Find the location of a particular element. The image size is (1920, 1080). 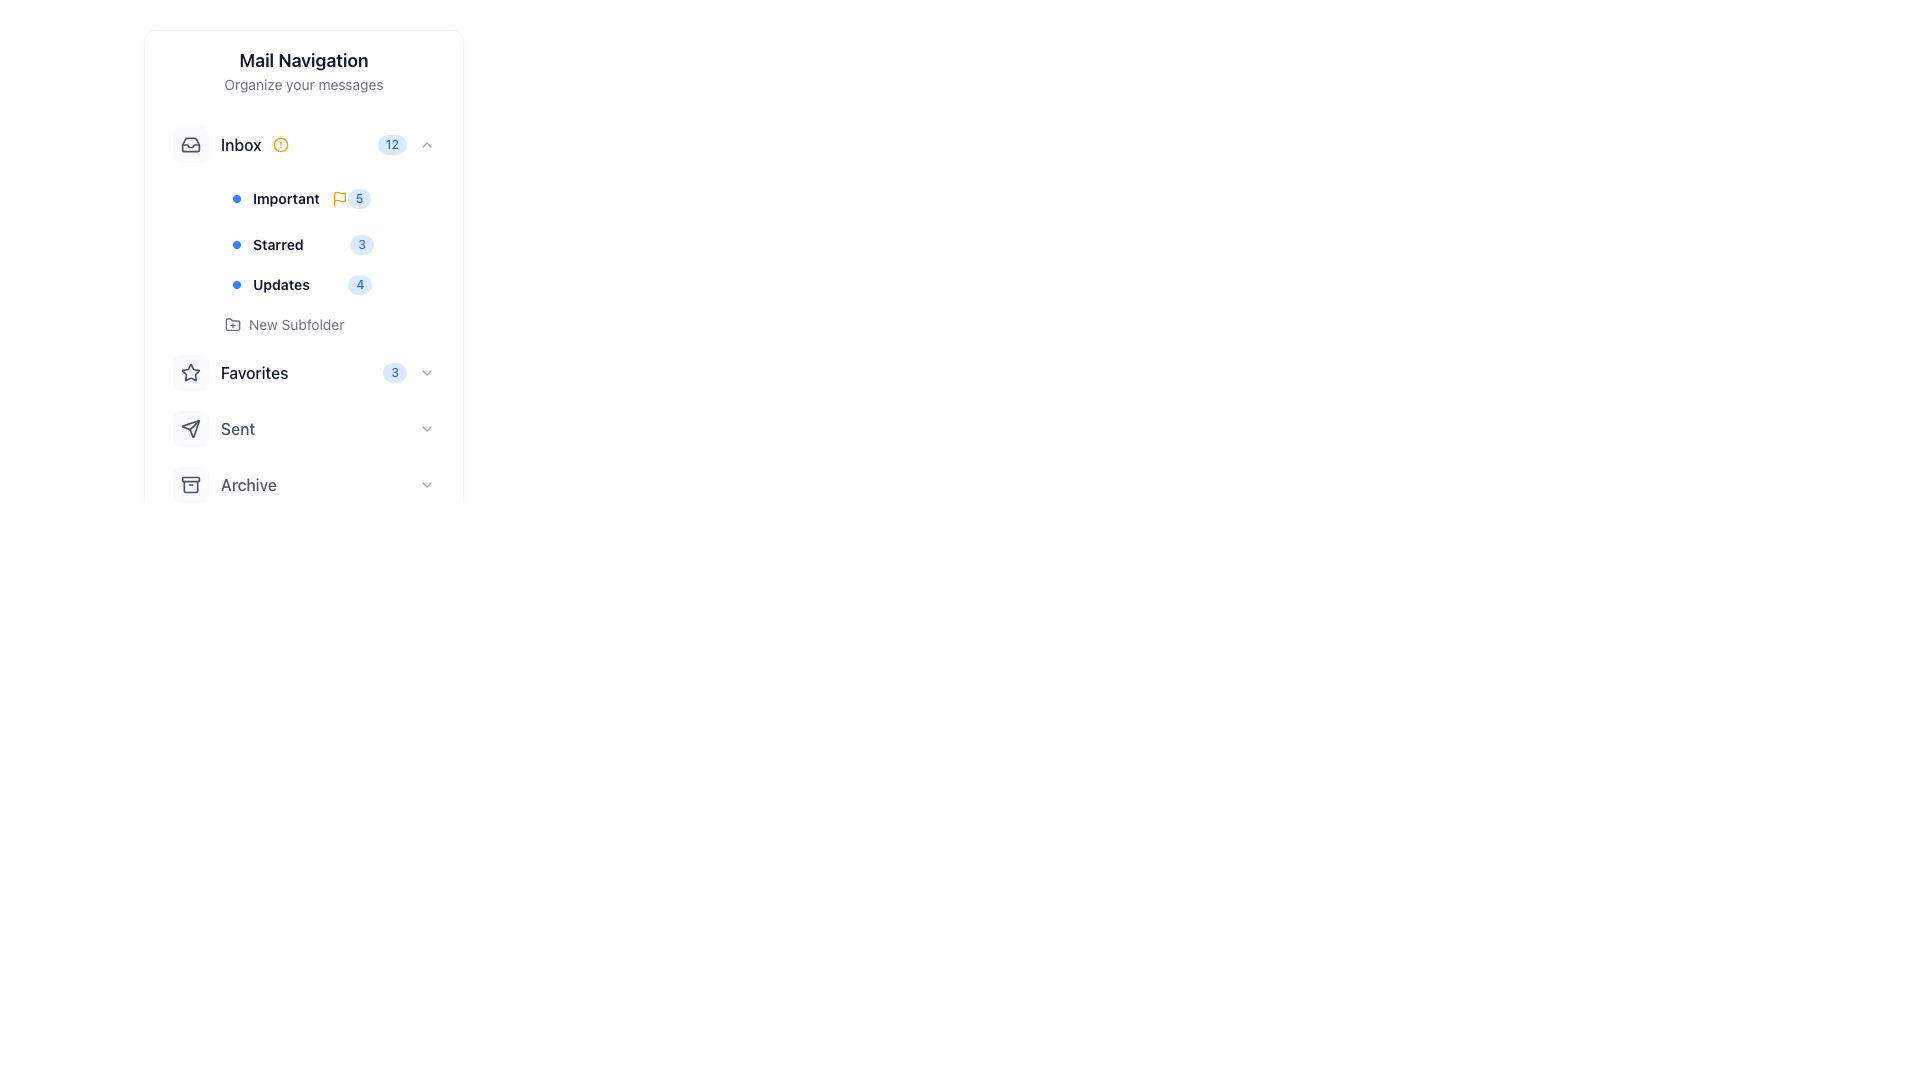

the Icon located within the navigation pane under the 'Inbox' section, adjacent to the 'New Subfolder' text, to understand its representation is located at coordinates (233, 323).